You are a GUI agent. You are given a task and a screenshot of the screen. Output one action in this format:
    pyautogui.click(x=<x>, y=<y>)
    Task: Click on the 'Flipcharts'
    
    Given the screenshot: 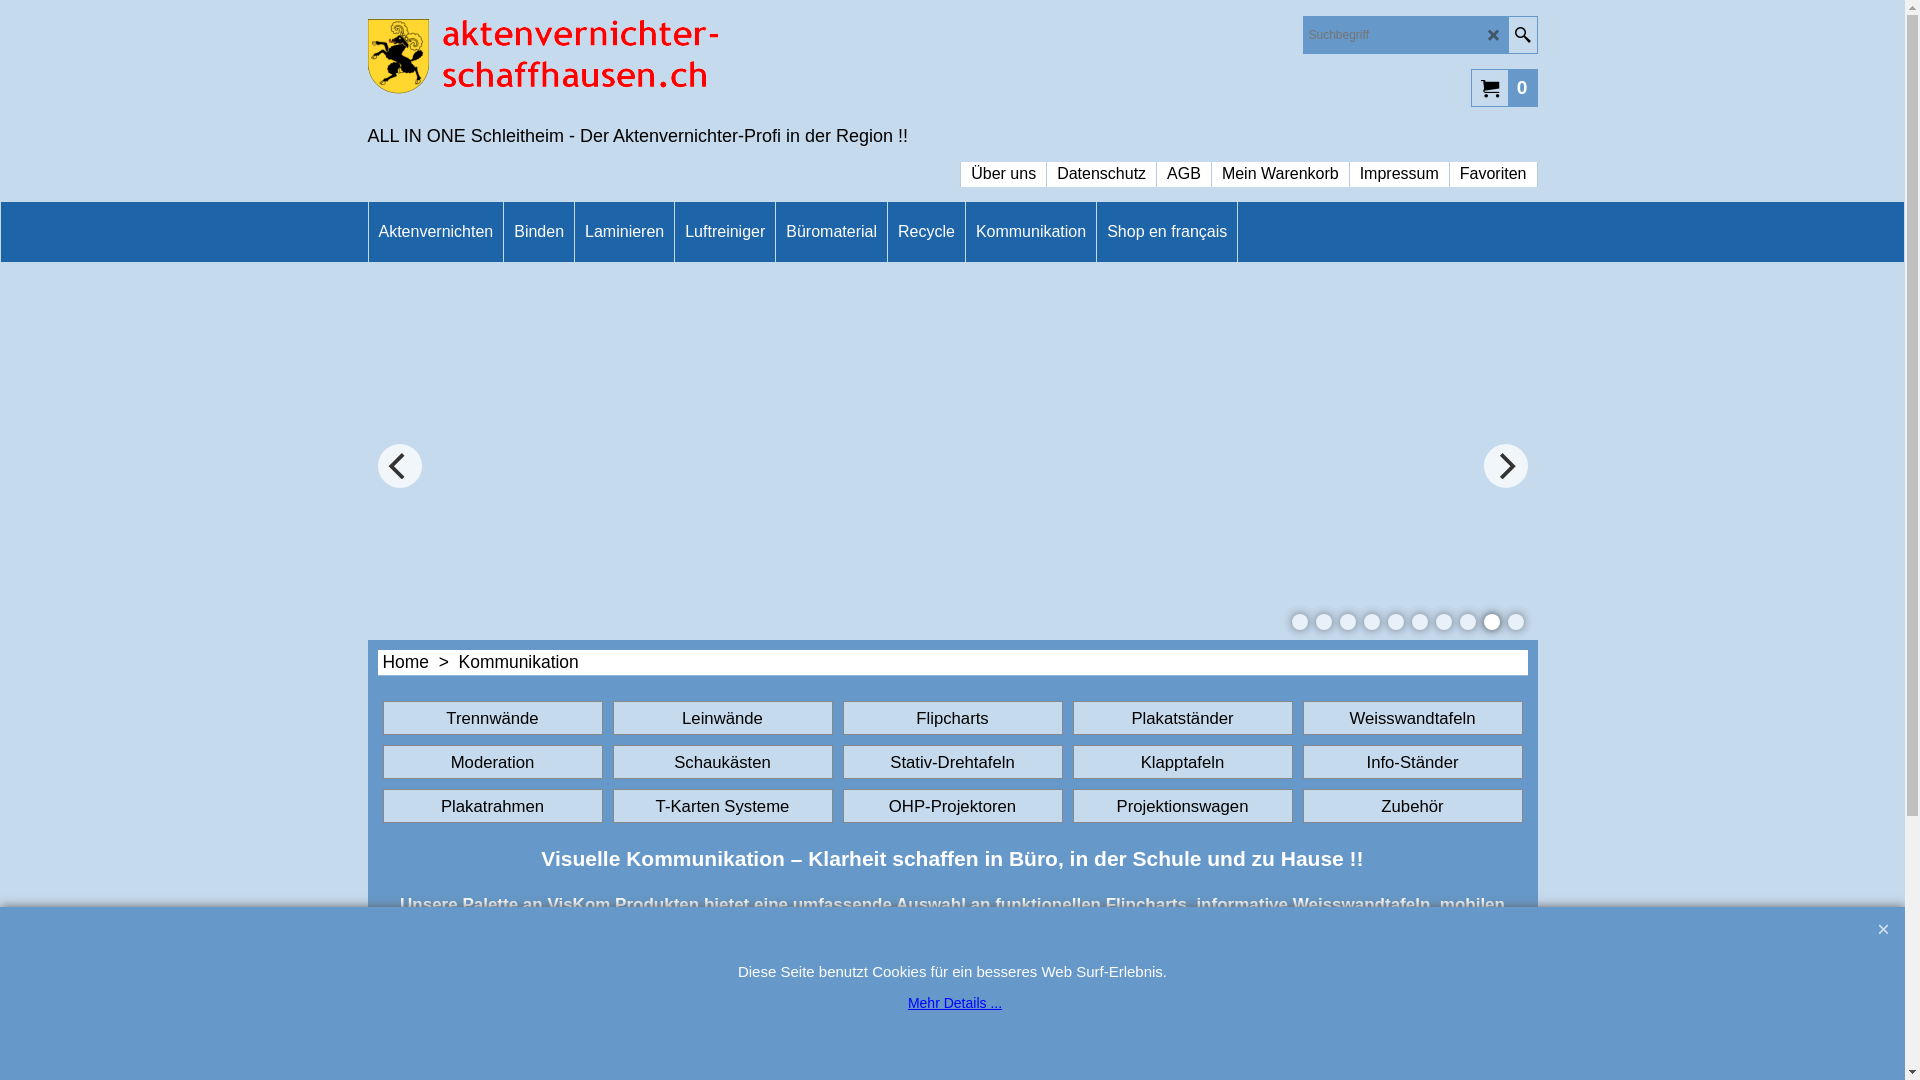 What is the action you would take?
    pyautogui.click(x=950, y=716)
    